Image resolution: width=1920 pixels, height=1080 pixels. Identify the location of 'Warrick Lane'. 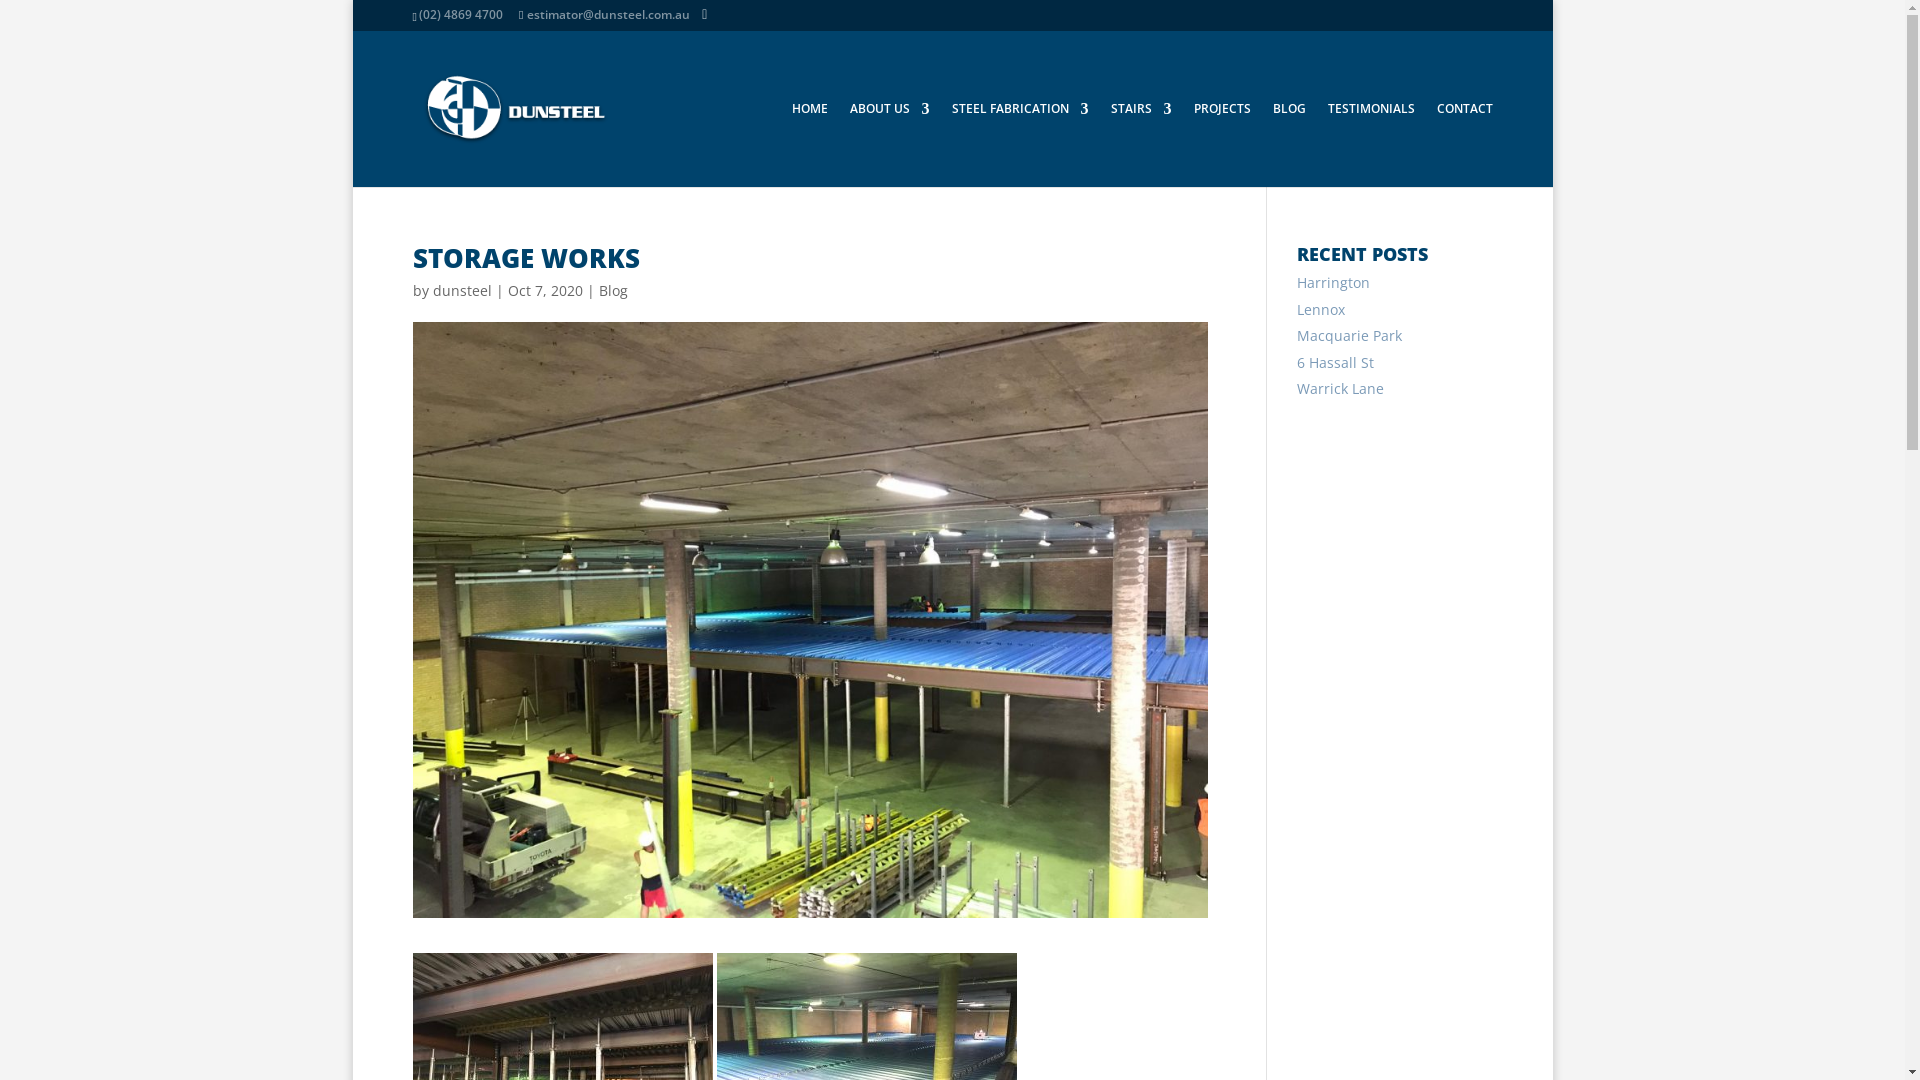
(1340, 388).